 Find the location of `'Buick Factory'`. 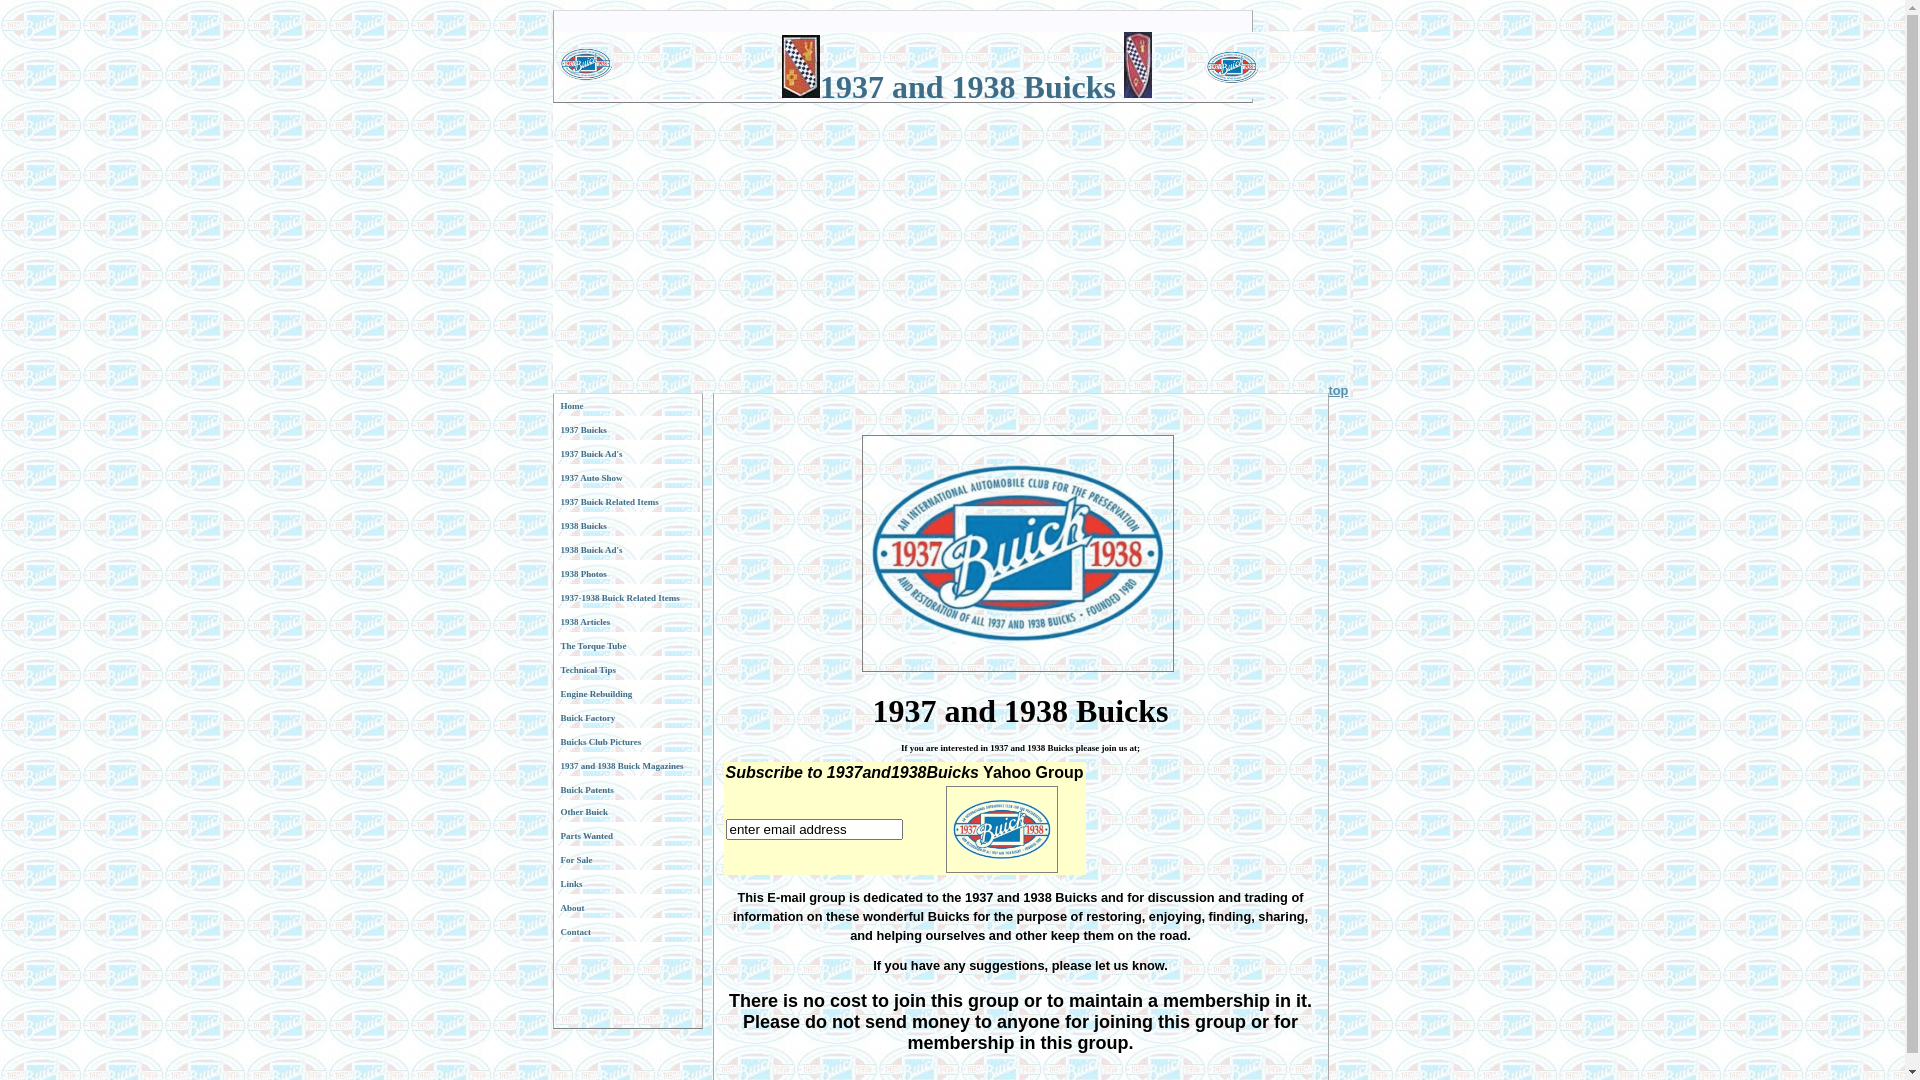

'Buick Factory' is located at coordinates (626, 716).